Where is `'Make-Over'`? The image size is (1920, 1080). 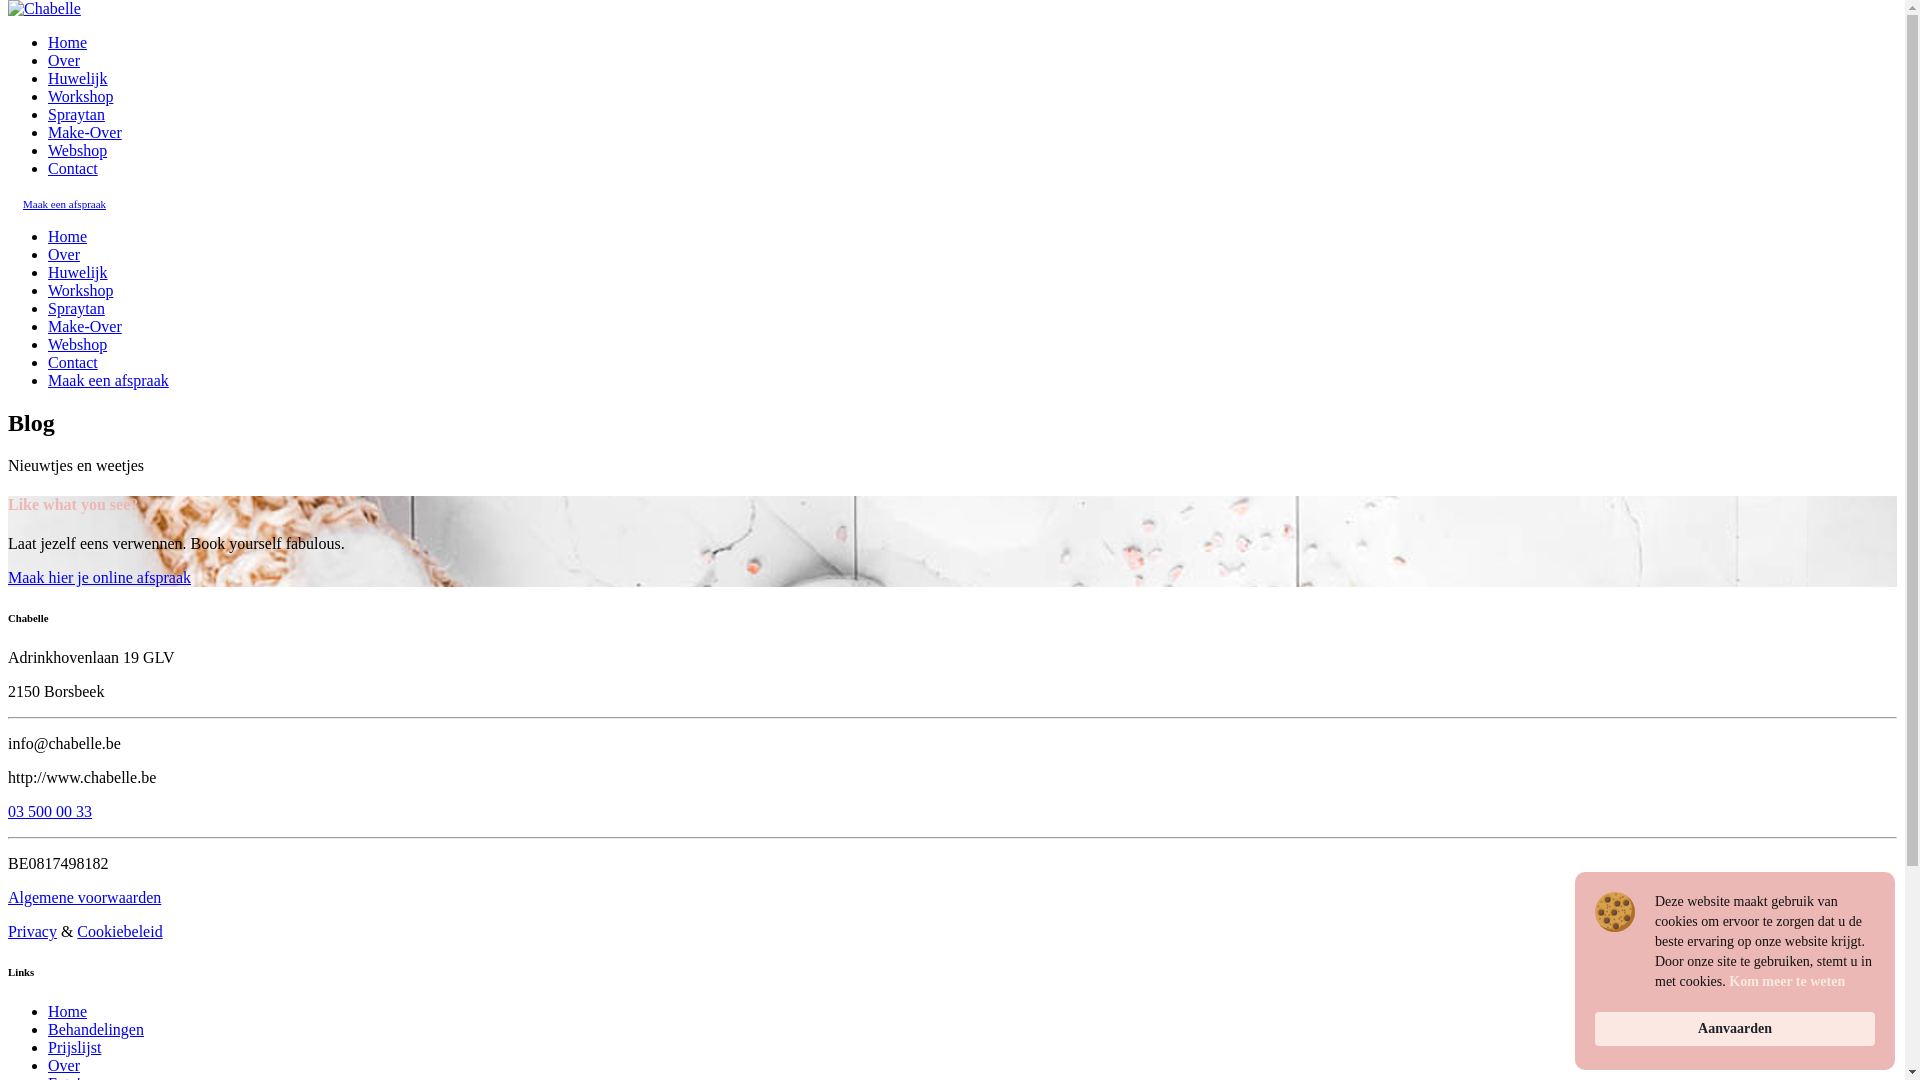
'Make-Over' is located at coordinates (84, 325).